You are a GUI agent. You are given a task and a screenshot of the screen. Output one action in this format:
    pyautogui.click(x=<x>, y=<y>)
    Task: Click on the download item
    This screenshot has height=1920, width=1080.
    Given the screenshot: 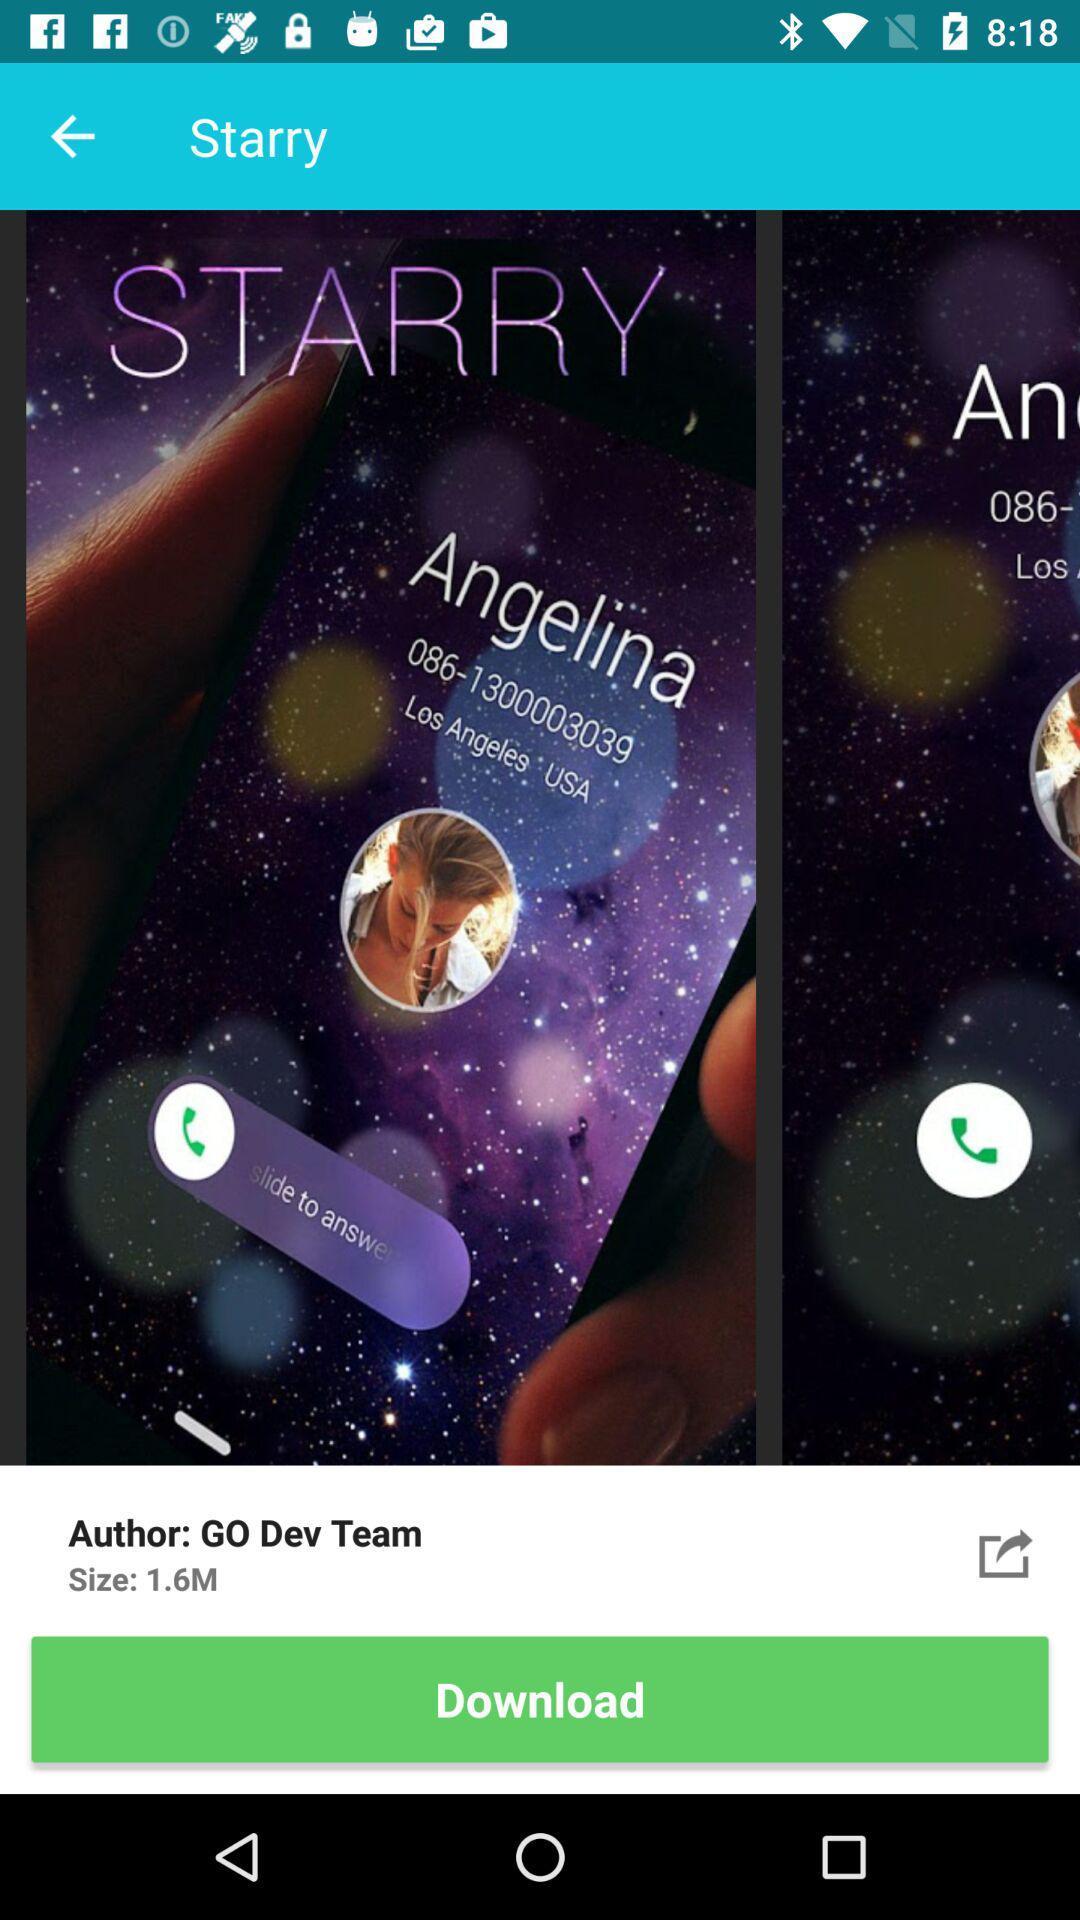 What is the action you would take?
    pyautogui.click(x=540, y=1698)
    